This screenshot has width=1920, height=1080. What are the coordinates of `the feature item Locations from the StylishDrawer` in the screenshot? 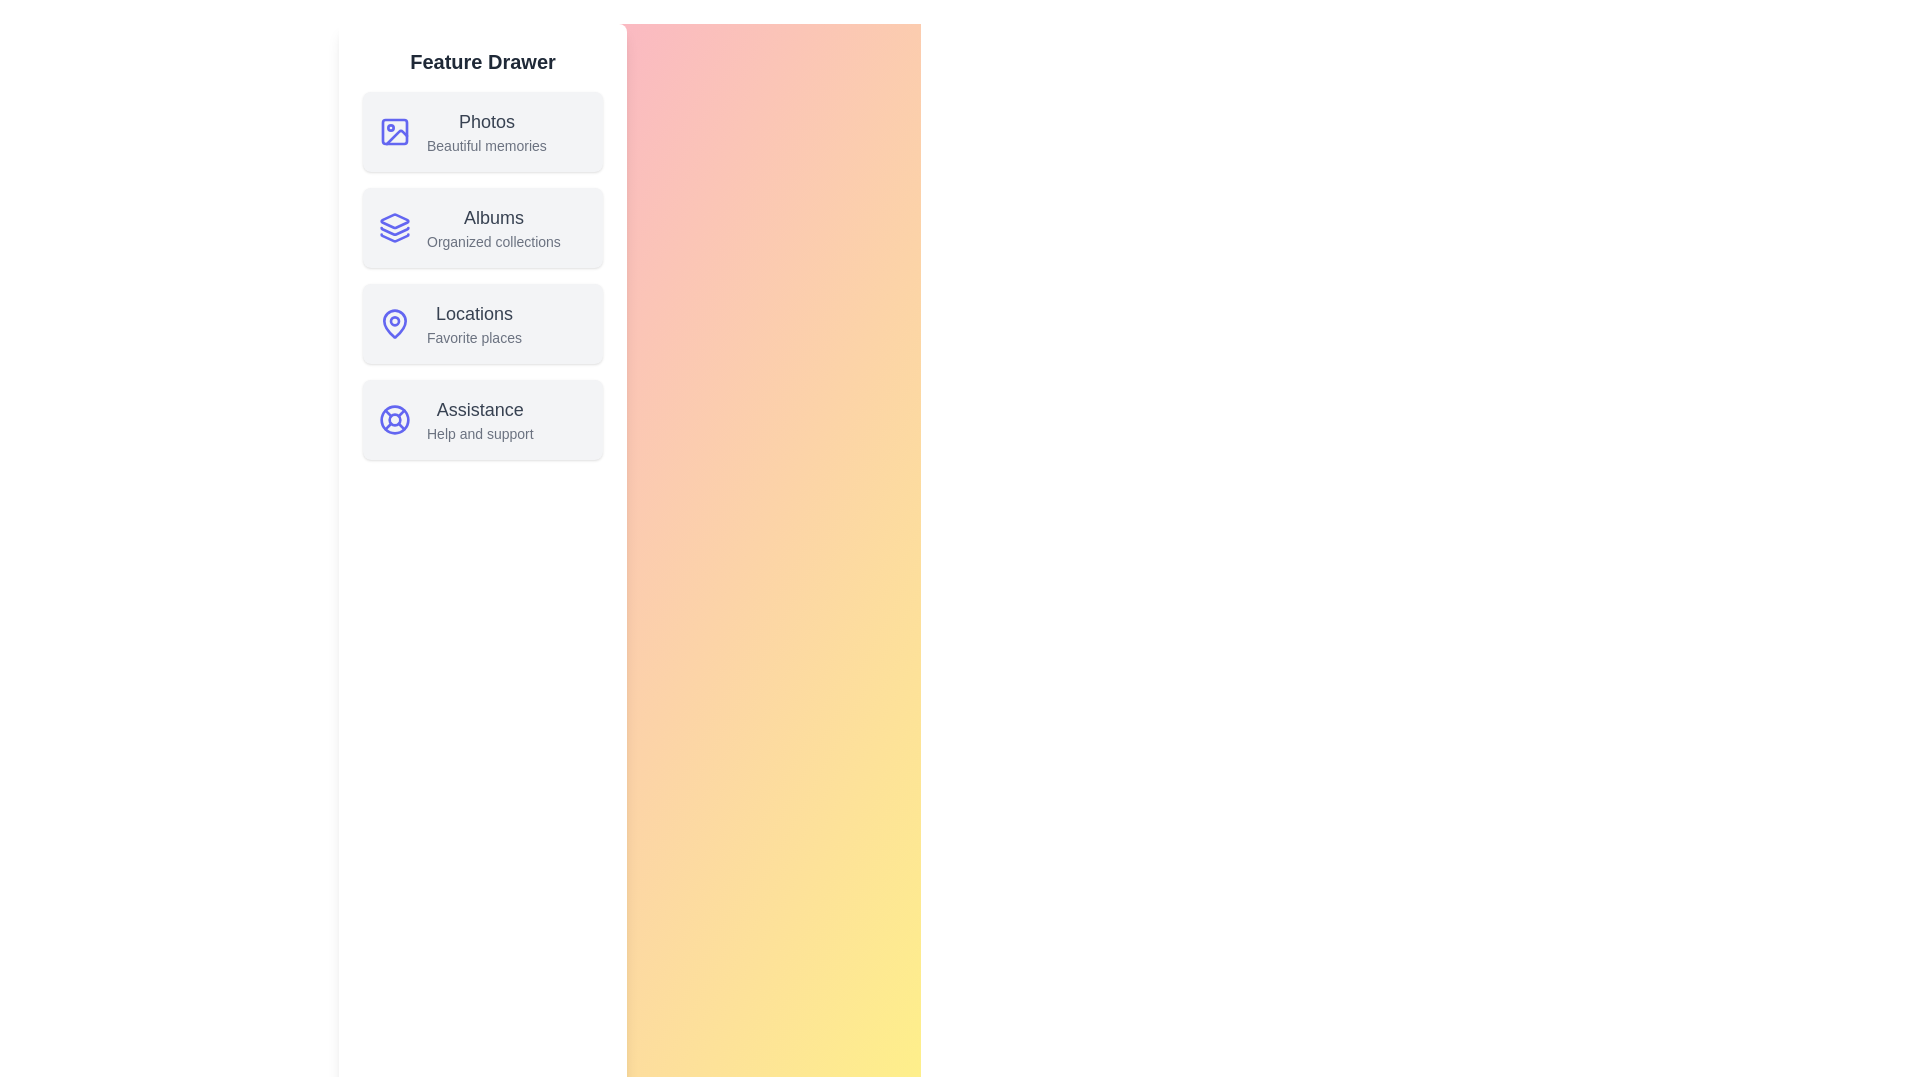 It's located at (483, 323).